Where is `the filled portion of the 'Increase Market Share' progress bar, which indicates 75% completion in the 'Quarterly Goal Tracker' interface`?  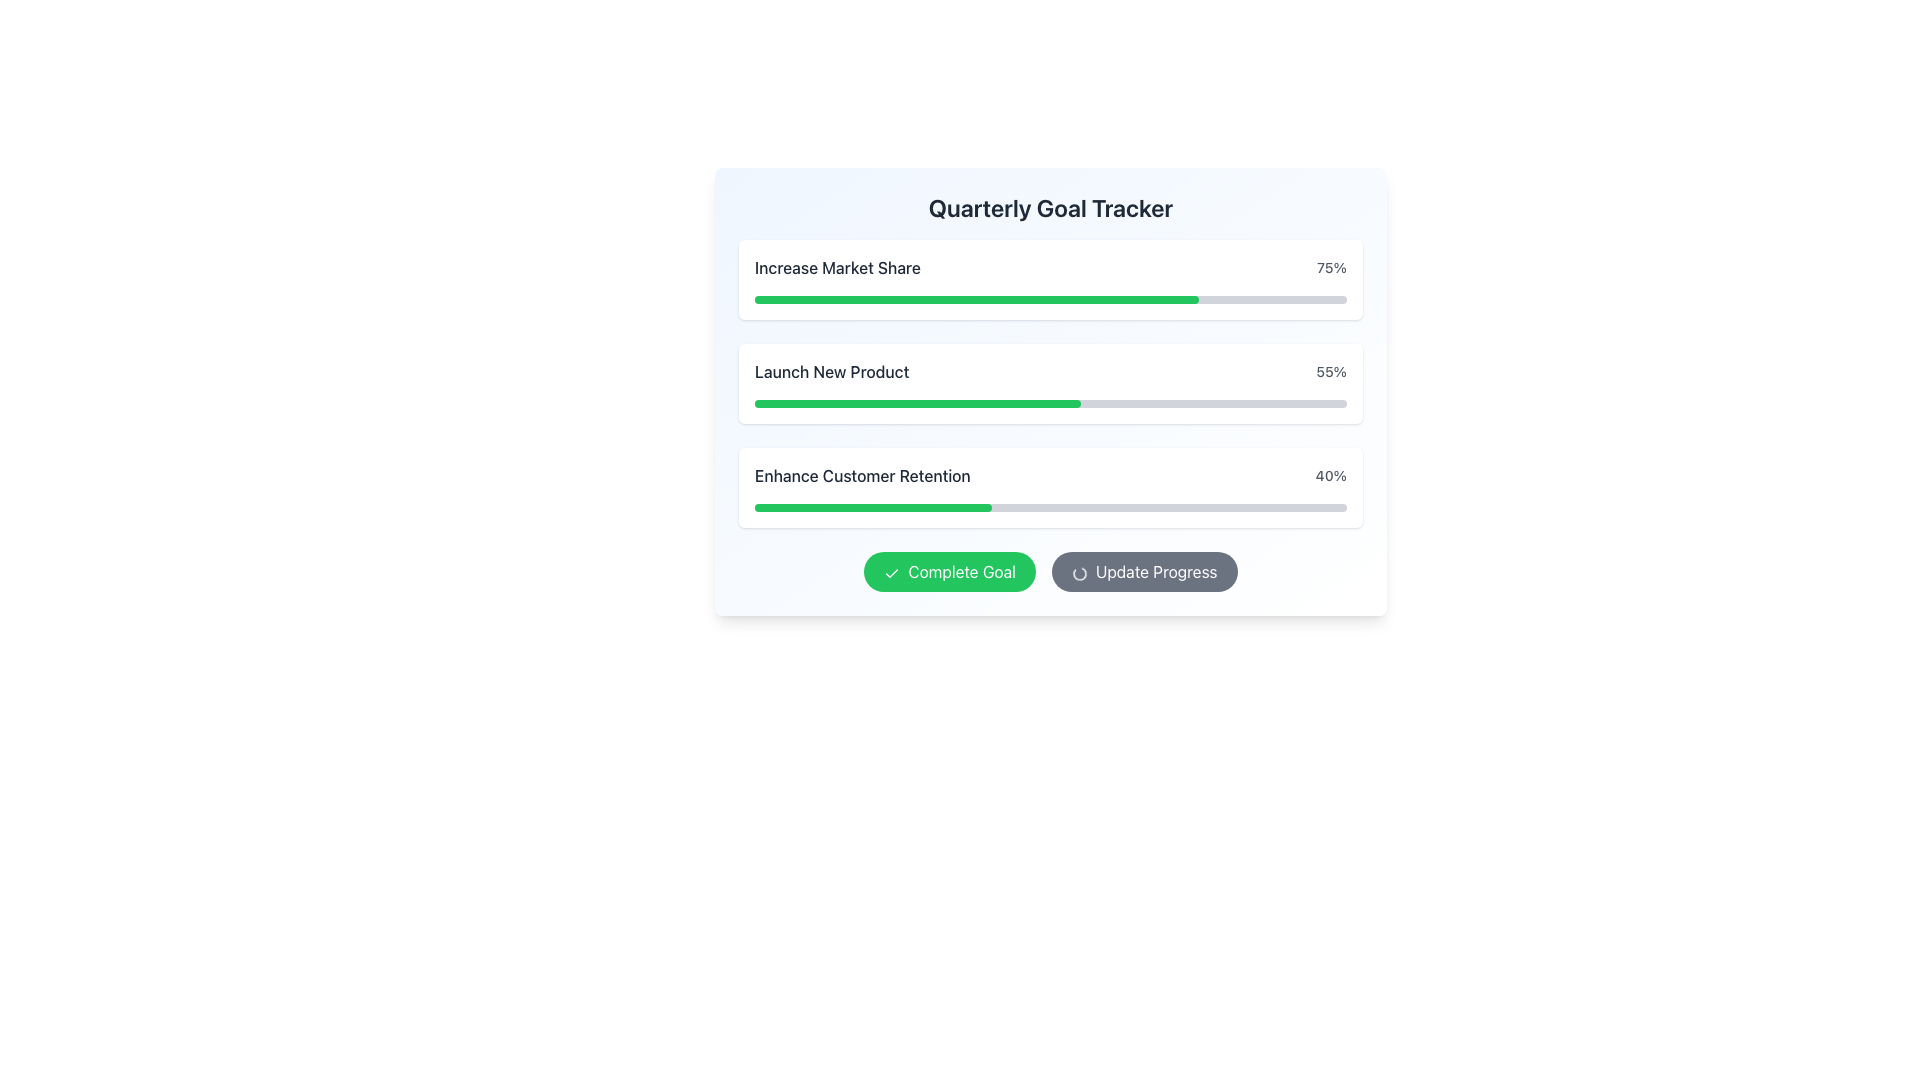 the filled portion of the 'Increase Market Share' progress bar, which indicates 75% completion in the 'Quarterly Goal Tracker' interface is located at coordinates (977, 300).